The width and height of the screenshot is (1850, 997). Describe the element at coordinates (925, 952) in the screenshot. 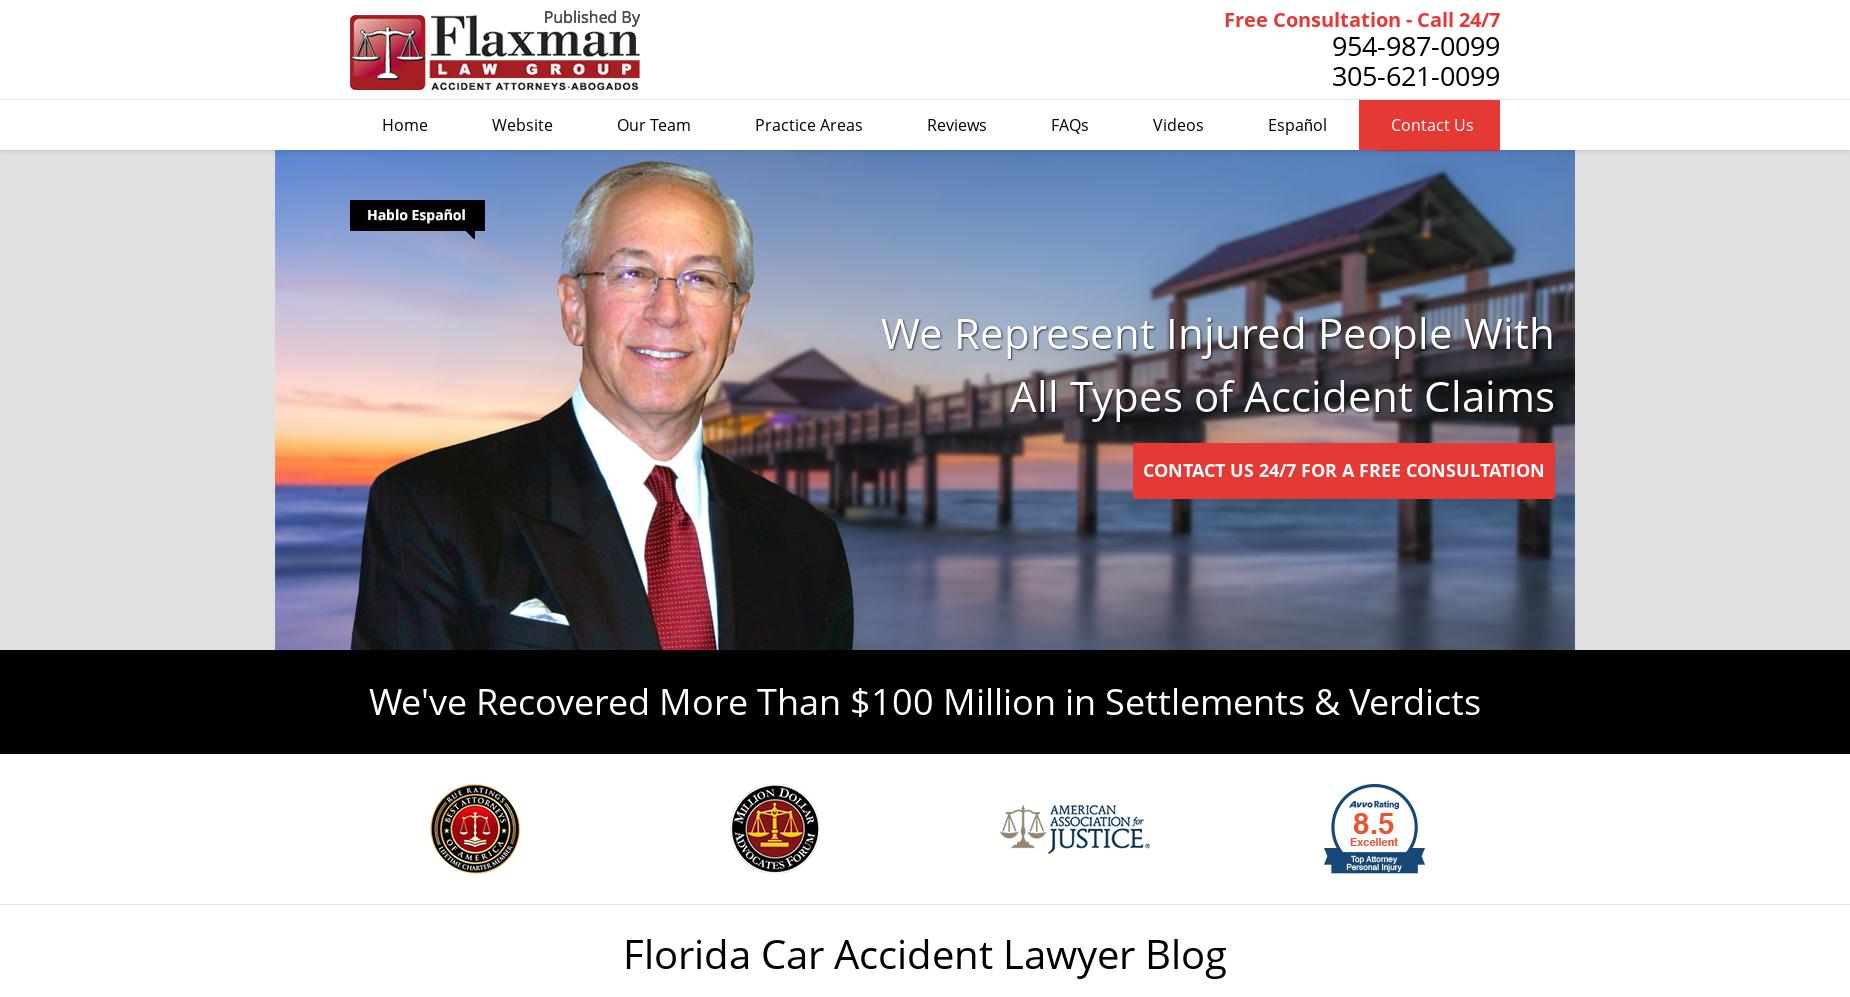

I see `'Florida Car Accident Lawyer Blog'` at that location.